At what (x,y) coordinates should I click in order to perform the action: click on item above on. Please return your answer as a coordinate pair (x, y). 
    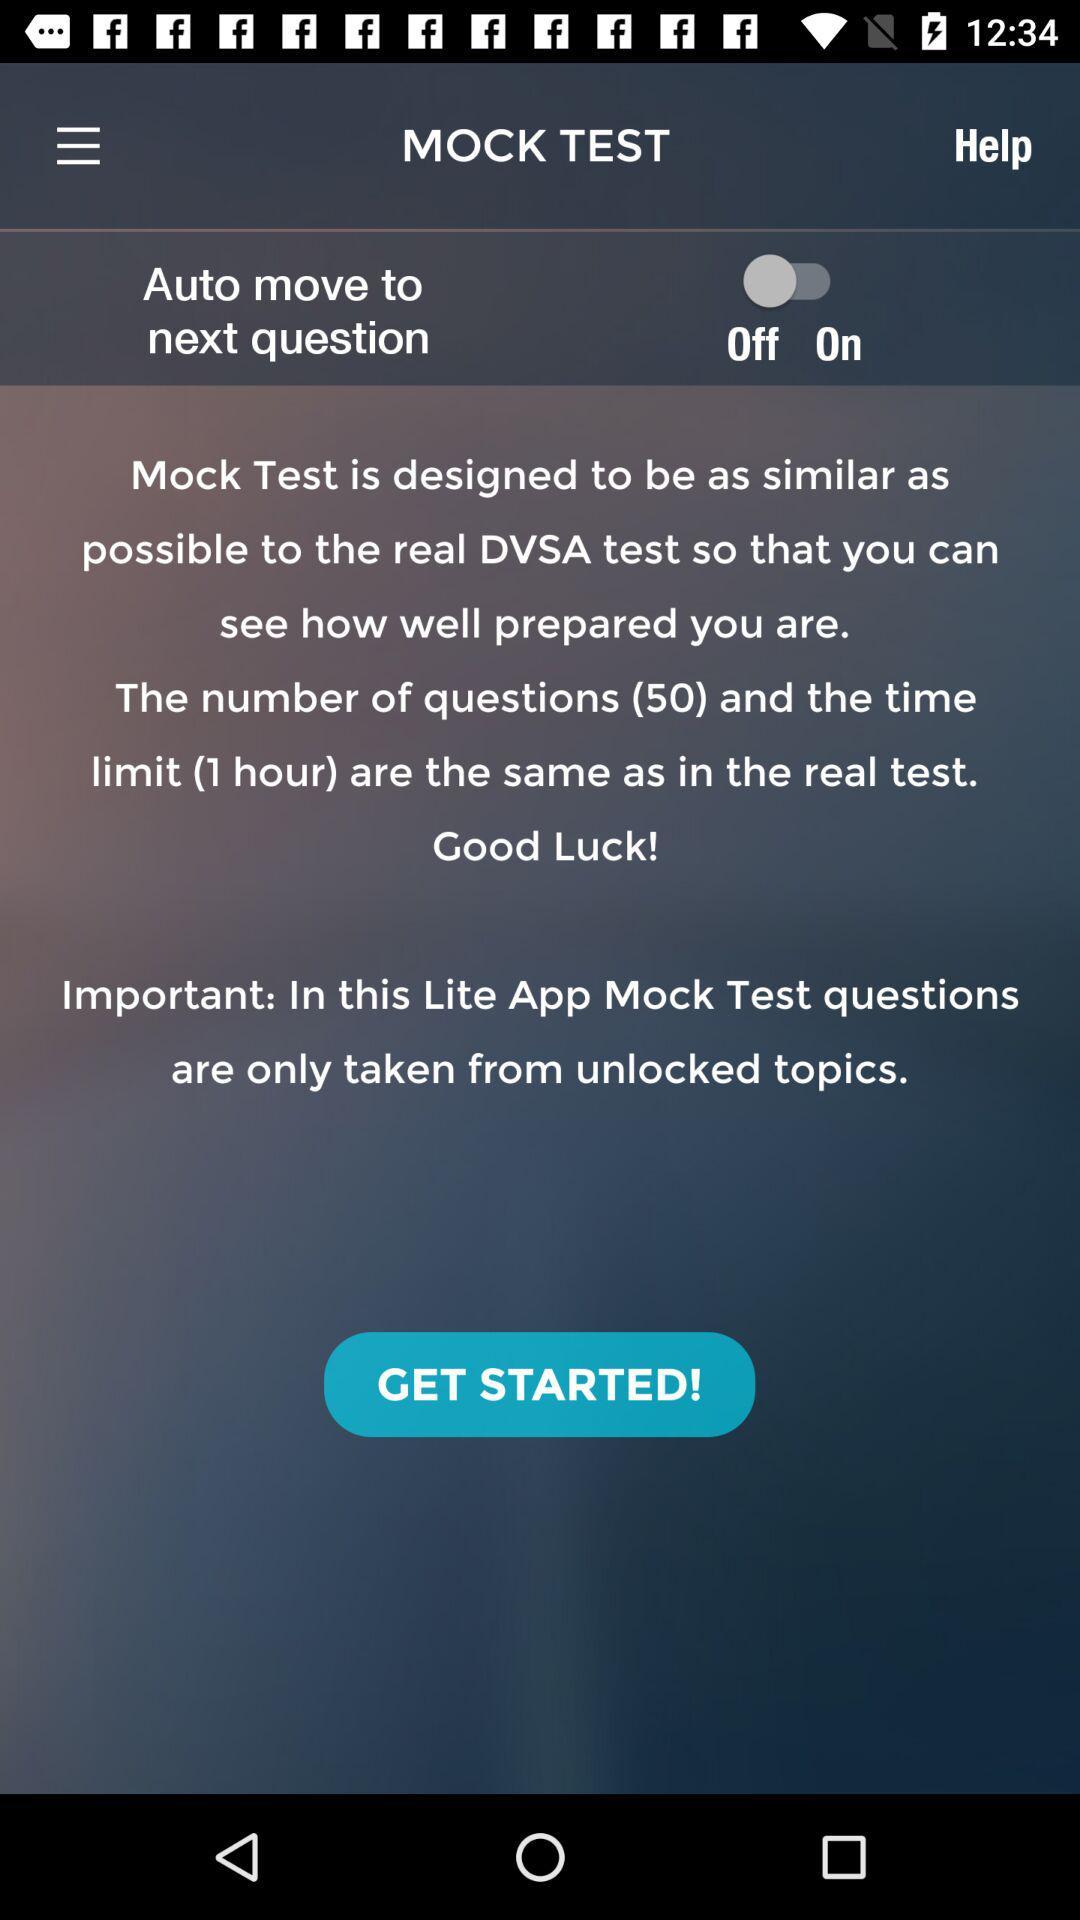
    Looking at the image, I should click on (992, 144).